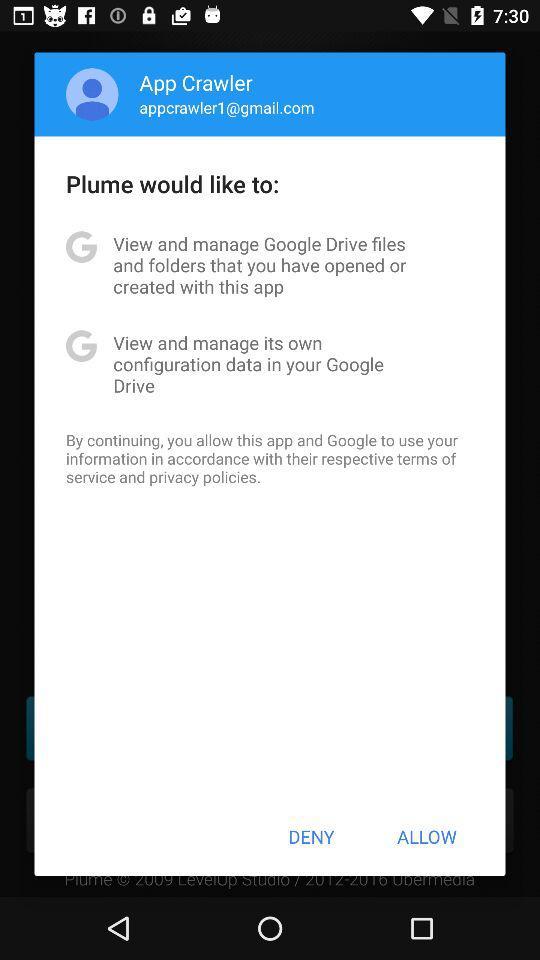 This screenshot has width=540, height=960. What do you see at coordinates (311, 836) in the screenshot?
I see `item next to the allow button` at bounding box center [311, 836].